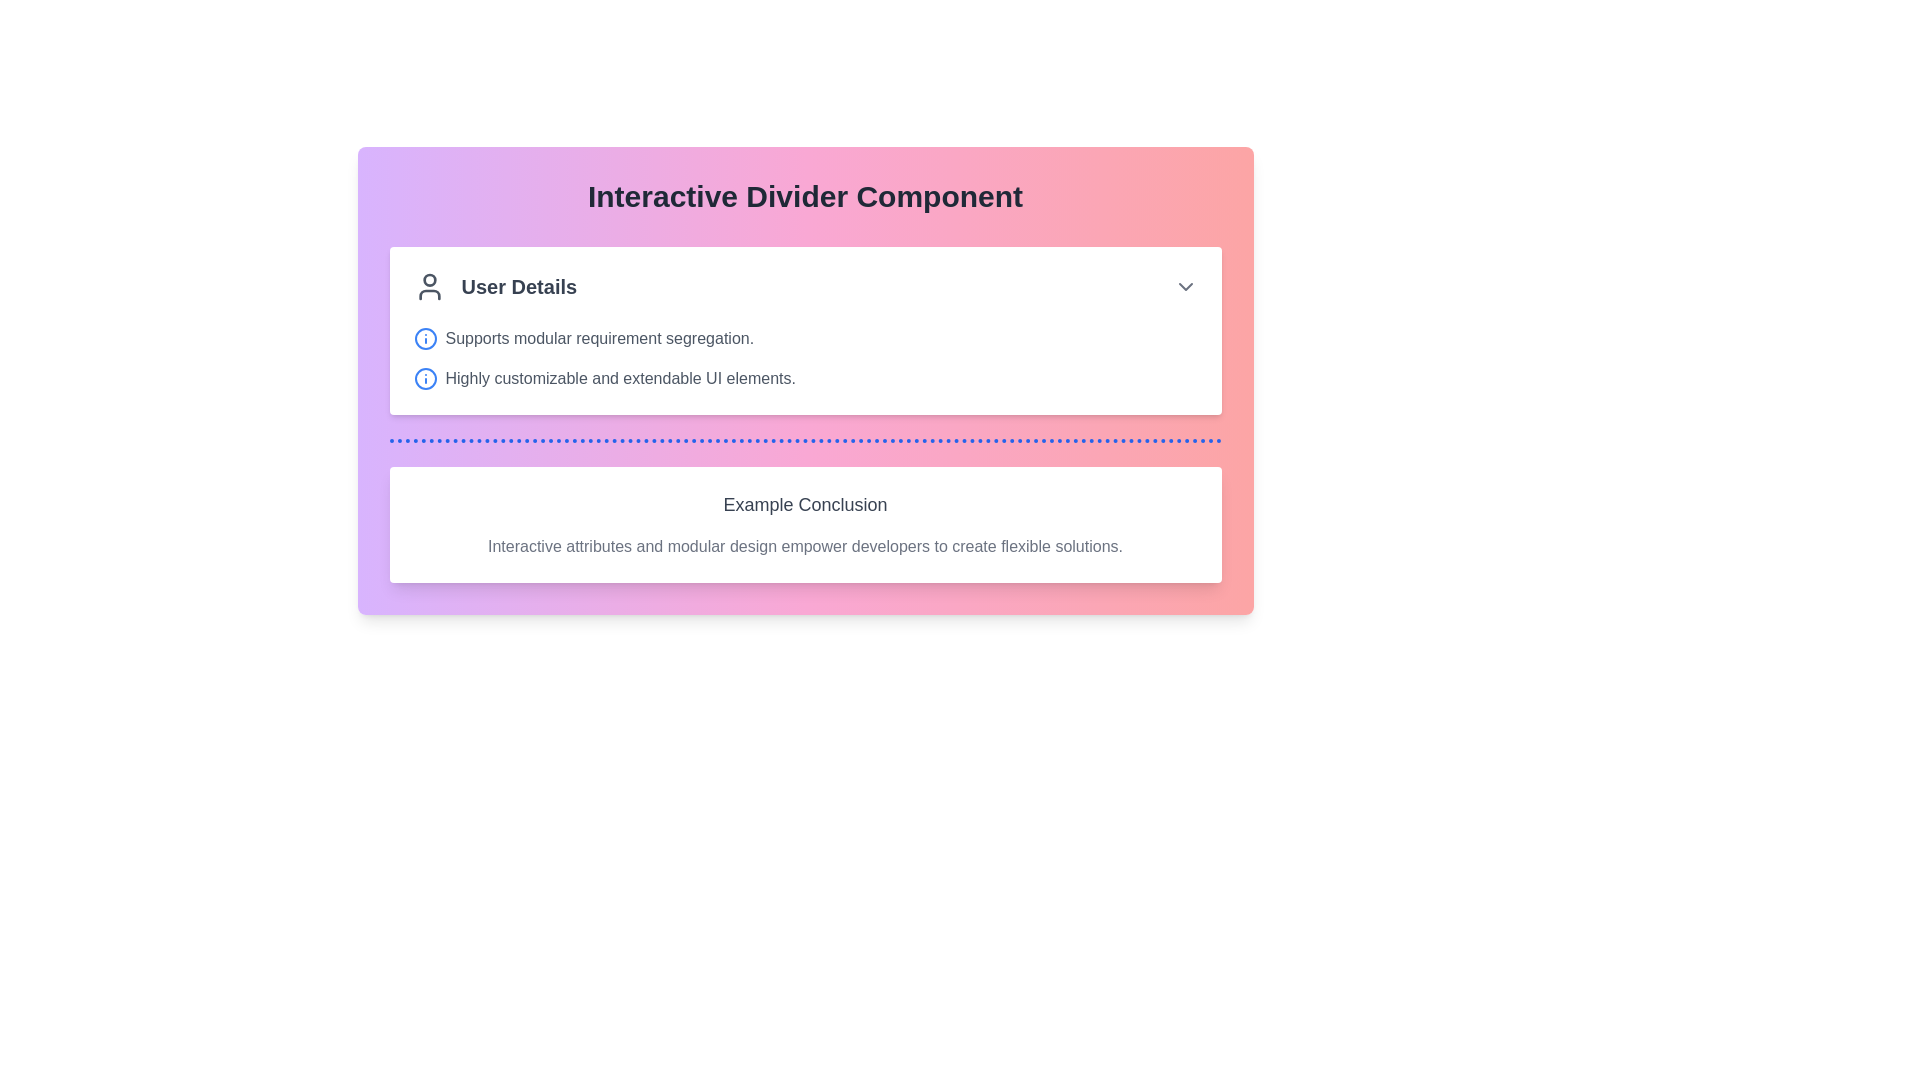  Describe the element at coordinates (619, 378) in the screenshot. I see `text label that says 'Highly customizable and extendable UI elements.' which is styled in gray and located next to a blue info icon within a card under the title 'Interactive Divider Component.'` at that location.